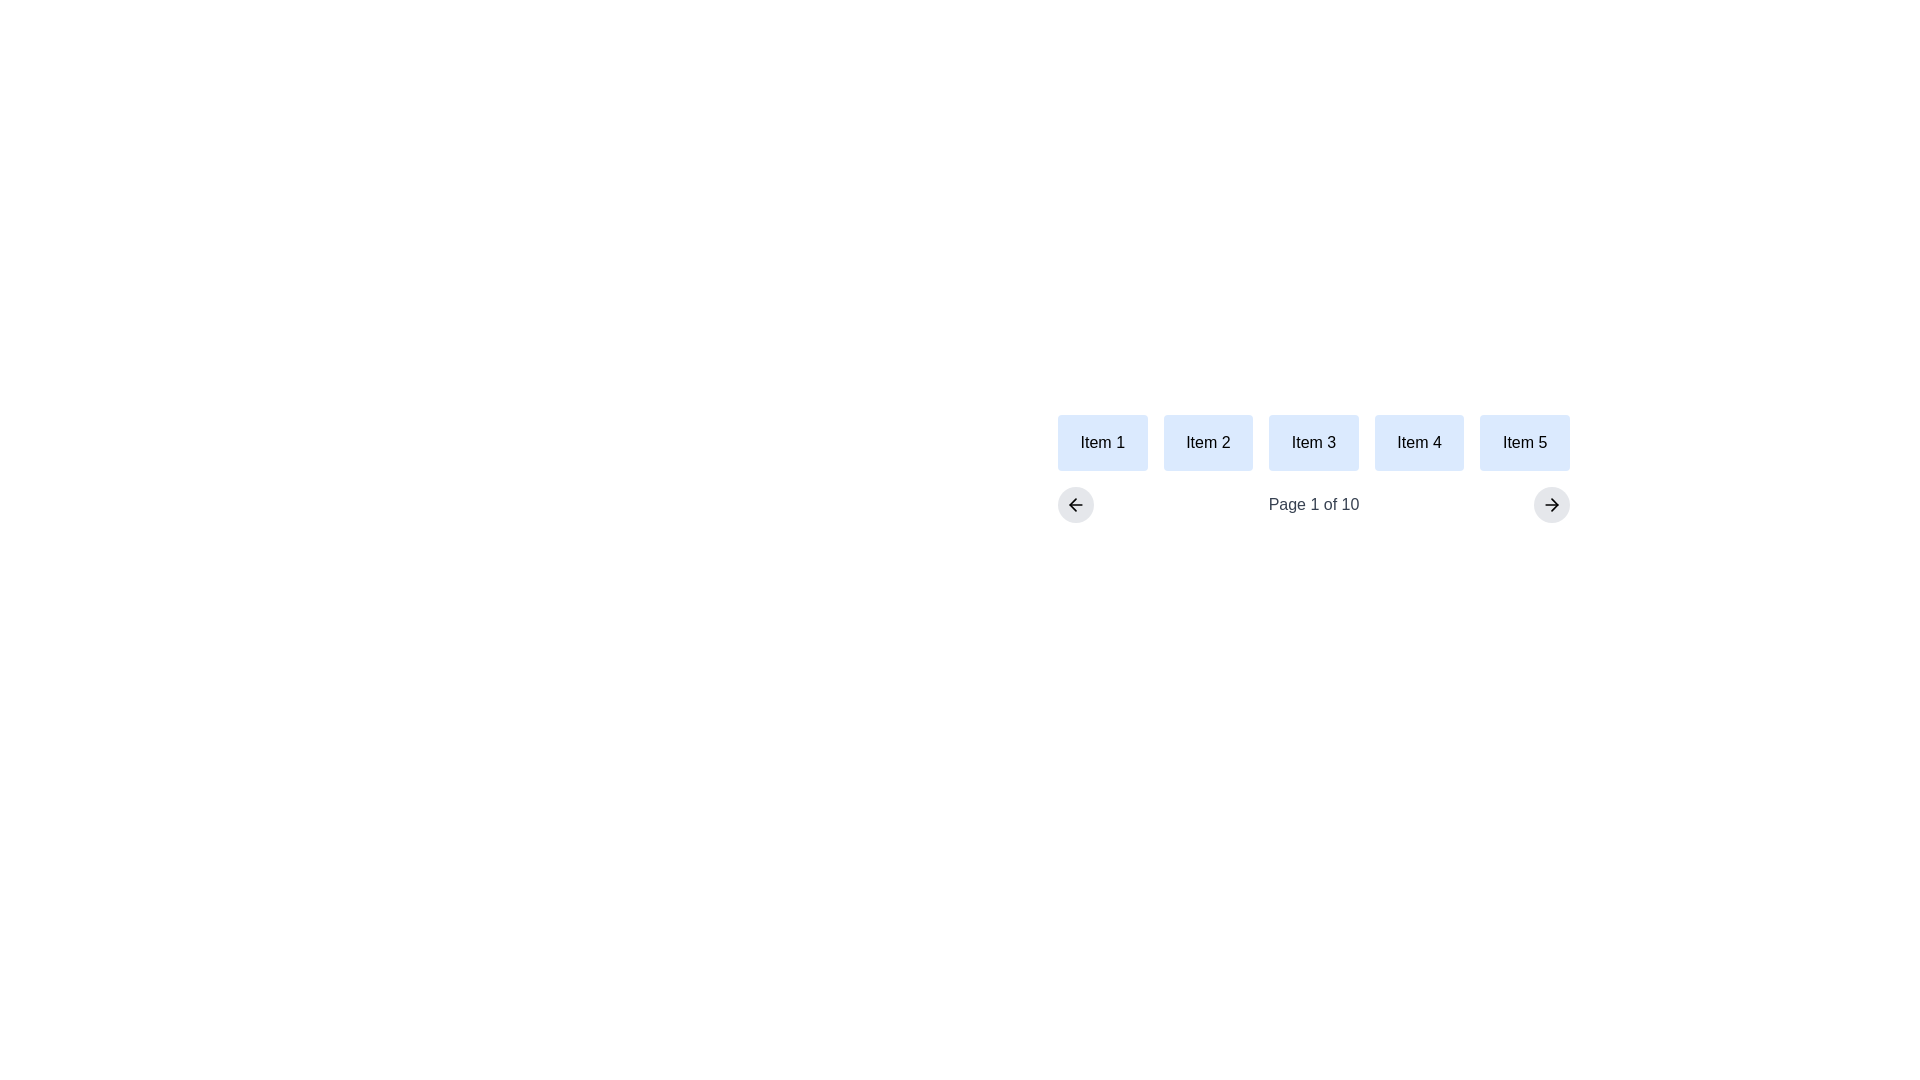  Describe the element at coordinates (1550, 504) in the screenshot. I see `the navigation button located on the far right of the pagination section, aligned with 'Page 1 of 10' and the left-arrow button, to change its appearance slightly` at that location.